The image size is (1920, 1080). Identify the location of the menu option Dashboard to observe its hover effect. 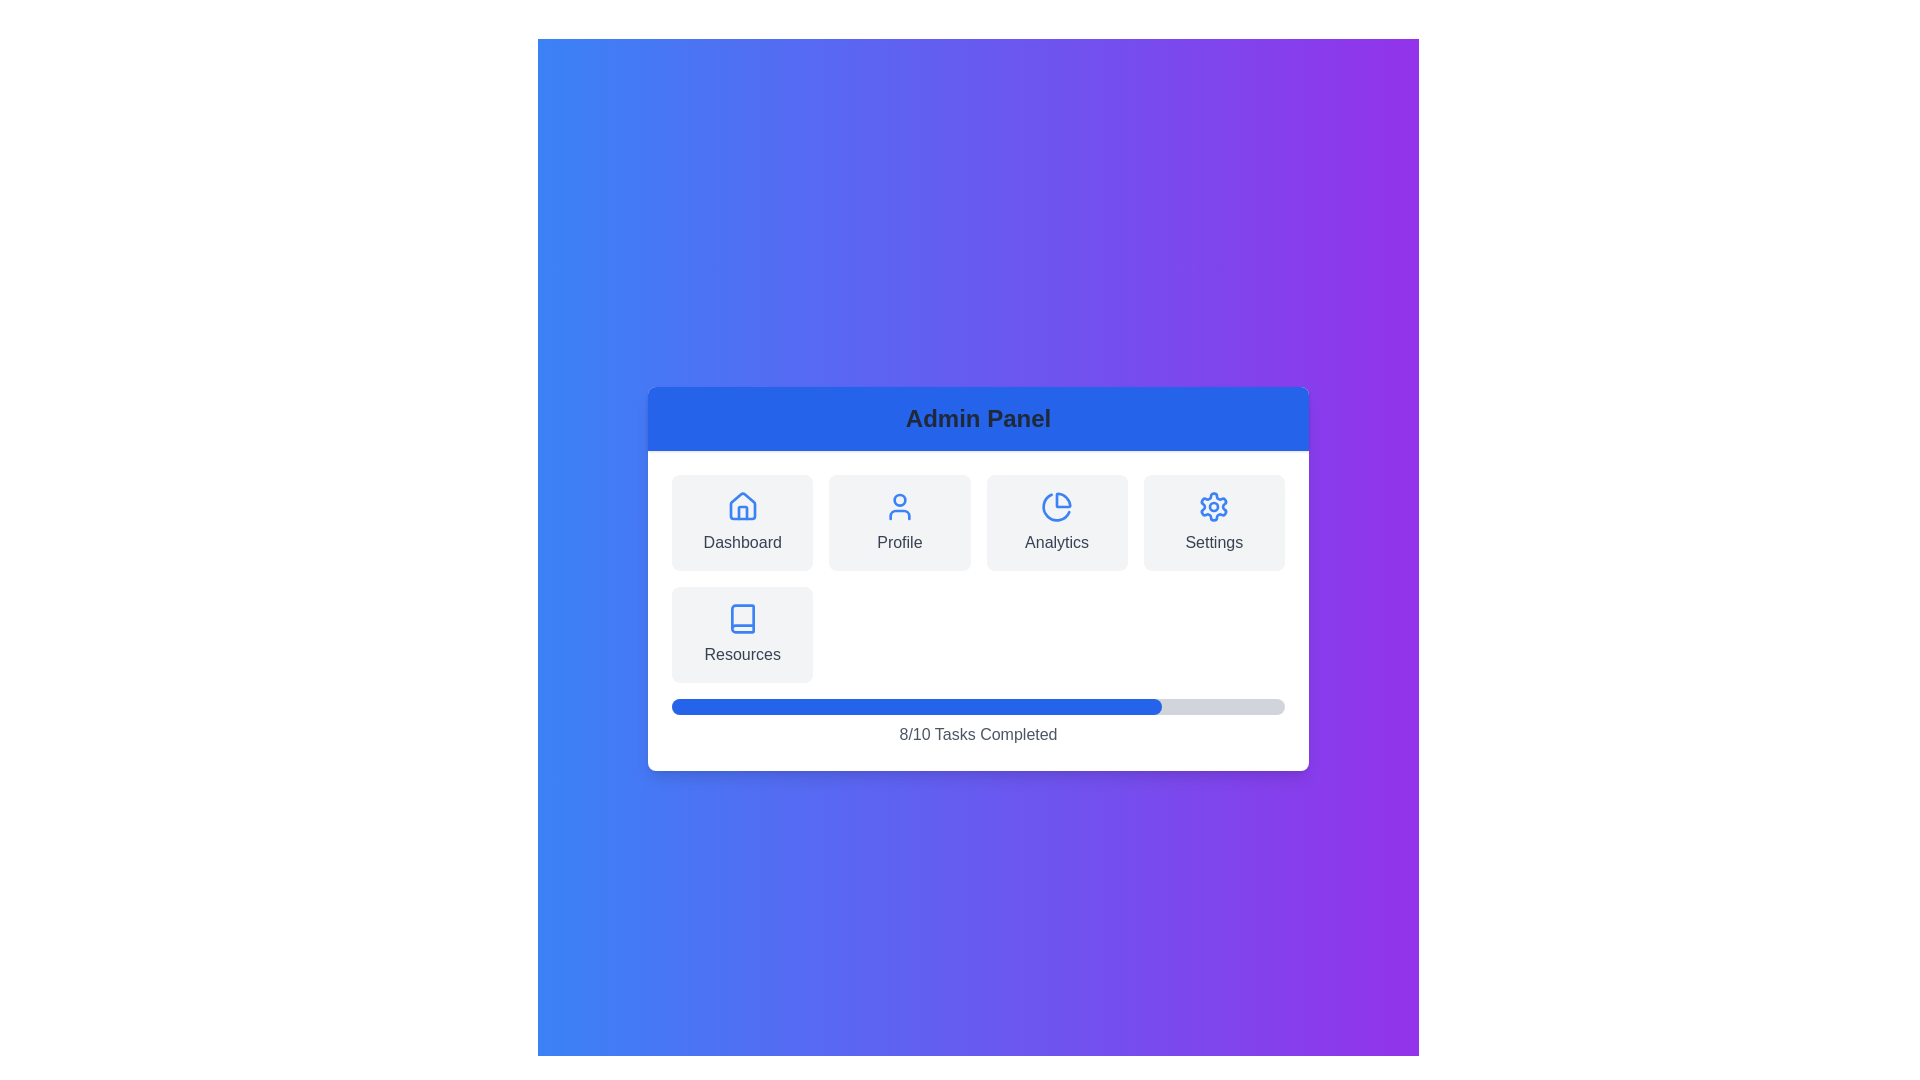
(741, 522).